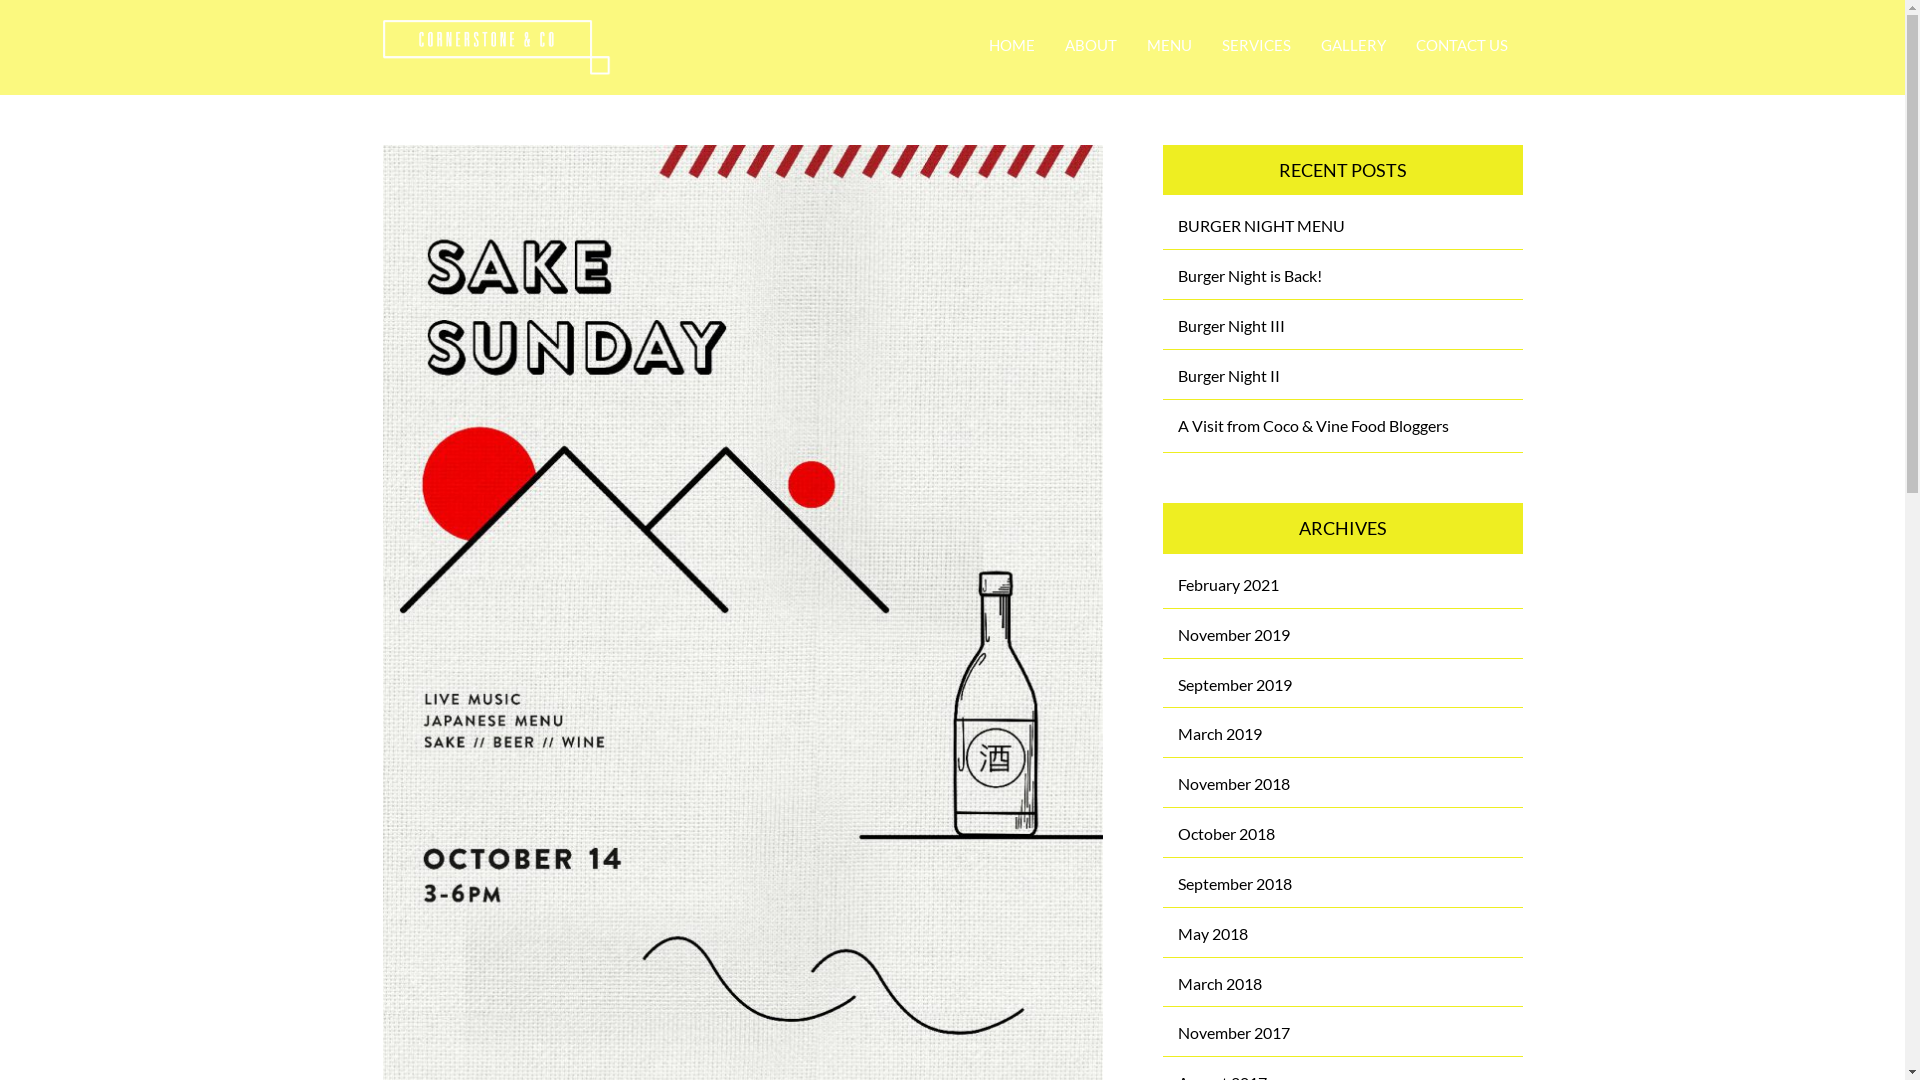 This screenshot has height=1080, width=1920. What do you see at coordinates (1227, 375) in the screenshot?
I see `'Burger Night II'` at bounding box center [1227, 375].